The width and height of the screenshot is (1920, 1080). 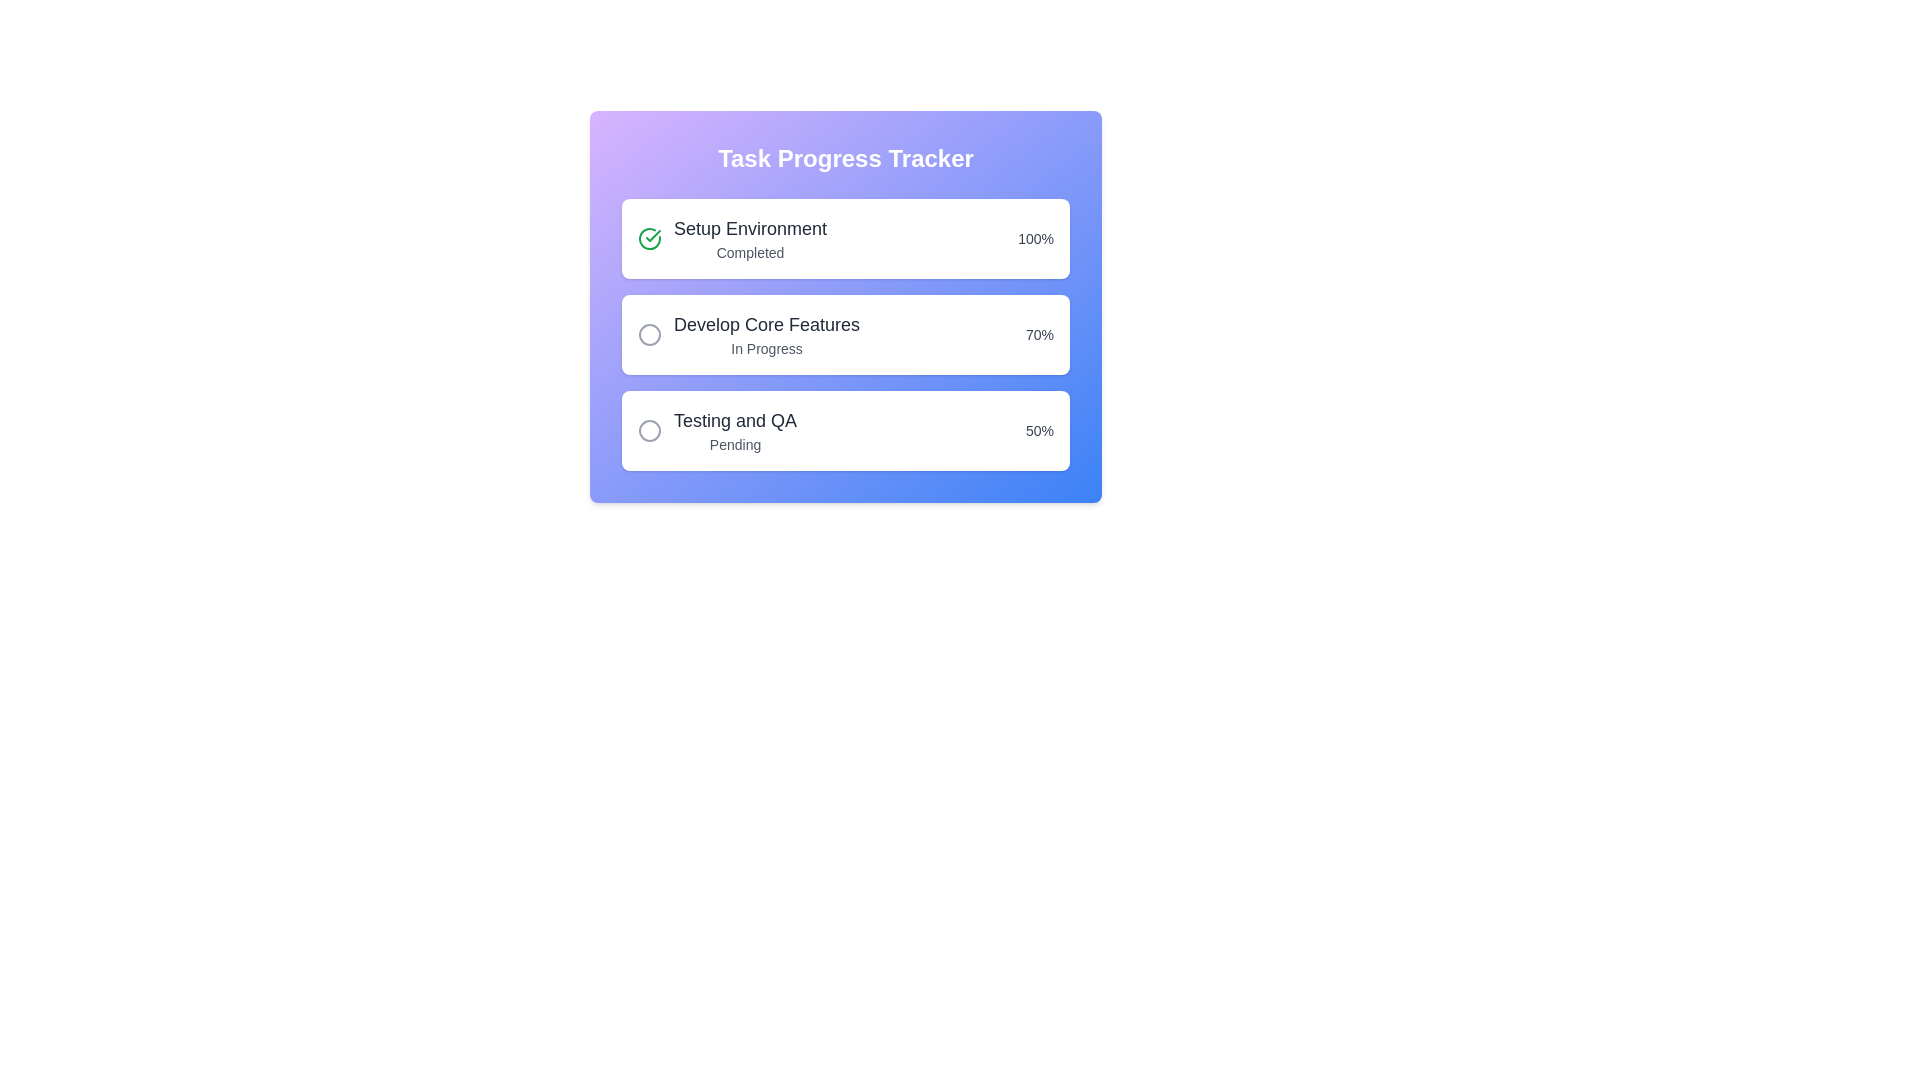 What do you see at coordinates (731, 238) in the screenshot?
I see `the completion status of the task entry indicating 'Setup Environment' has been completed, which is the first item in a task list with a percentage indicator on its right` at bounding box center [731, 238].